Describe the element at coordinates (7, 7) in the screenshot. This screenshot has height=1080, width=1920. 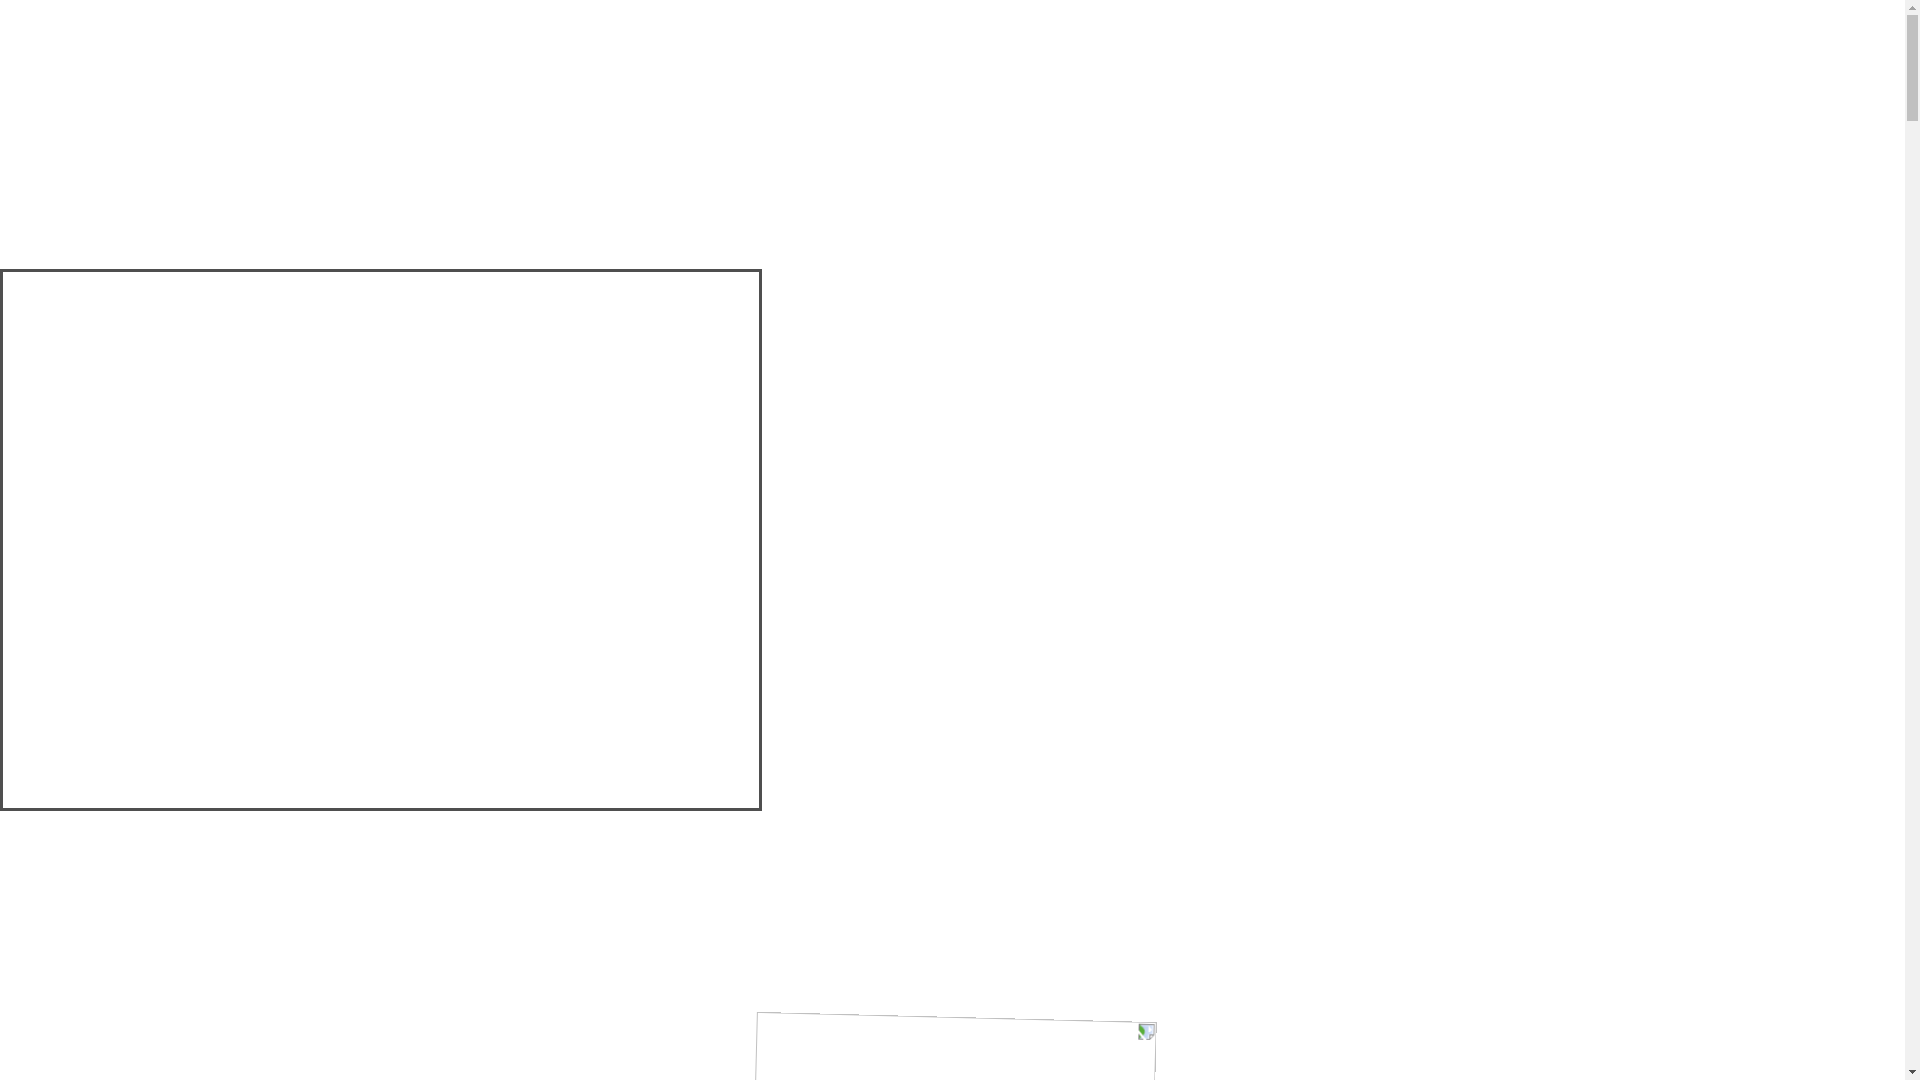
I see `'Skip to main content'` at that location.